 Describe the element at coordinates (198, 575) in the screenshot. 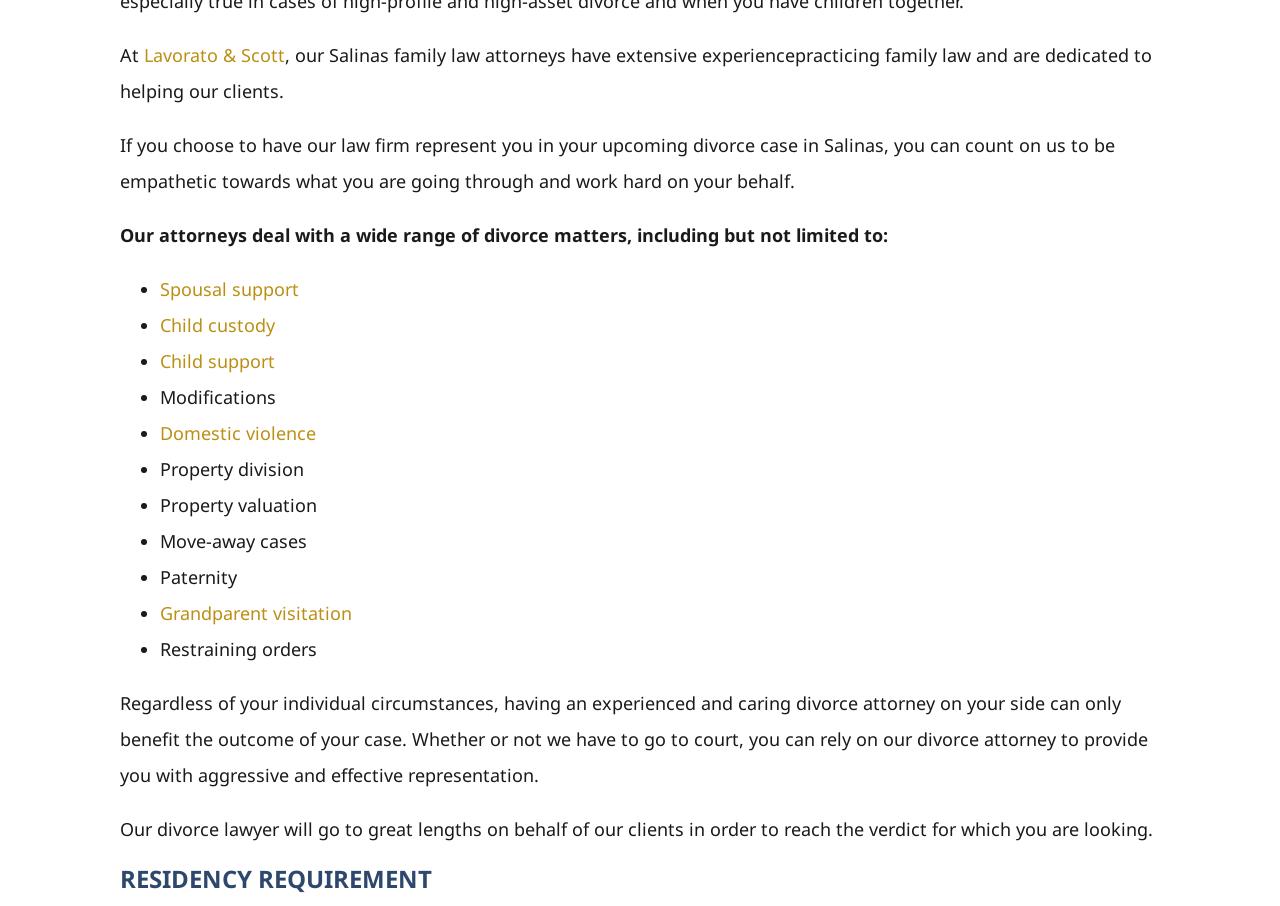

I see `'Paternity'` at that location.